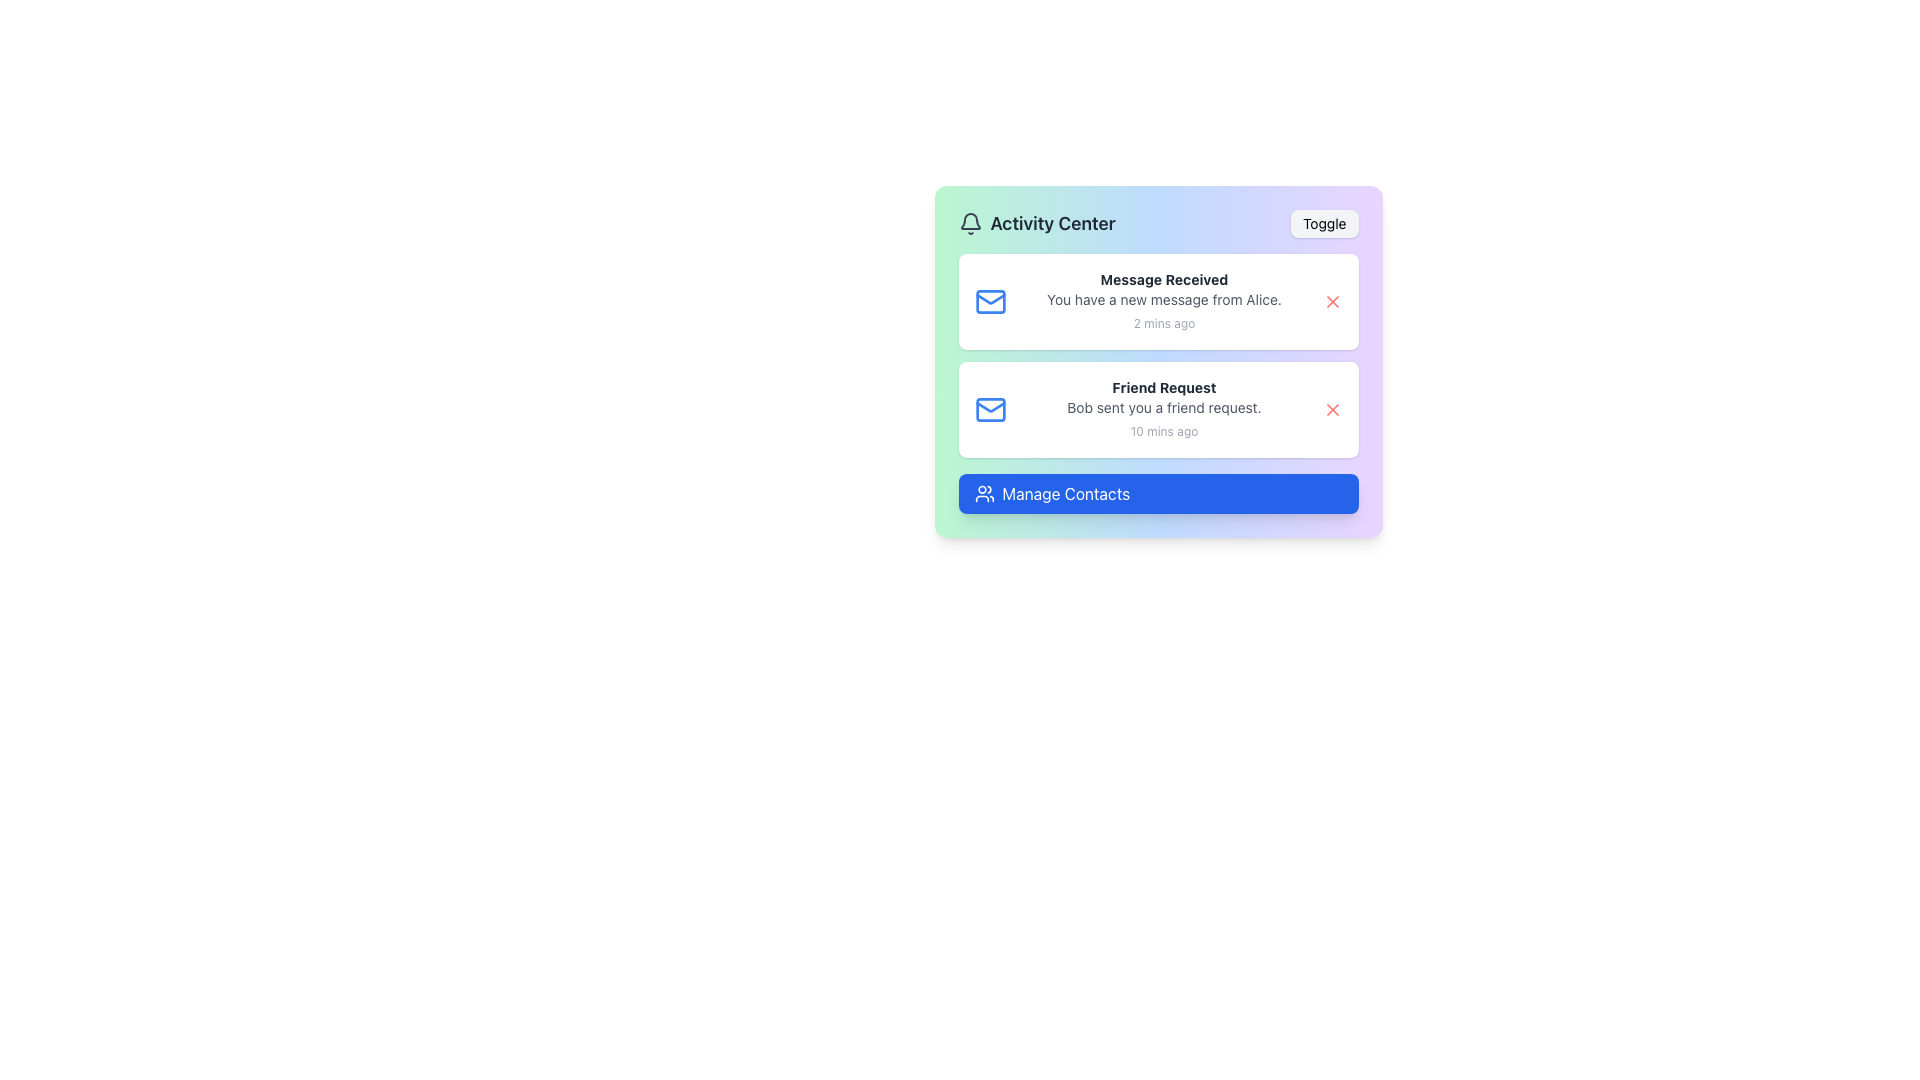 The width and height of the screenshot is (1920, 1080). I want to click on the gray bell-shaped icon located to the left of the 'Activity Center' text in the title section of the card interface, so click(970, 223).